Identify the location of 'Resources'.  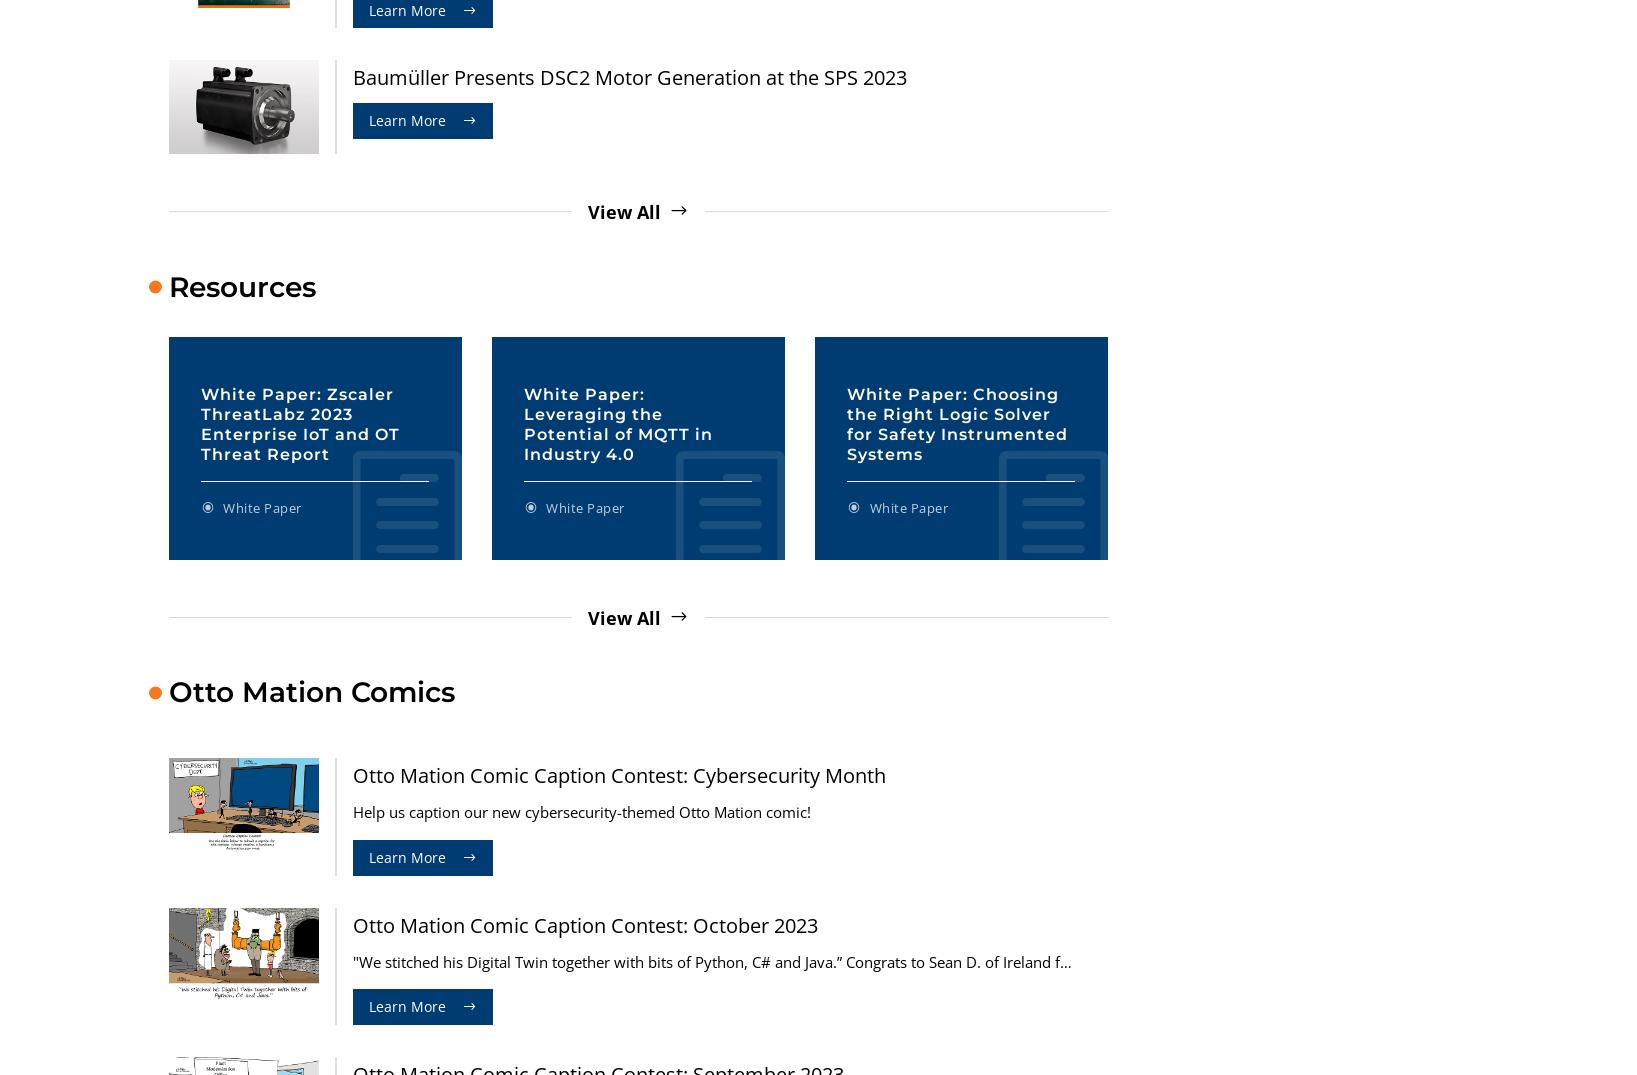
(241, 285).